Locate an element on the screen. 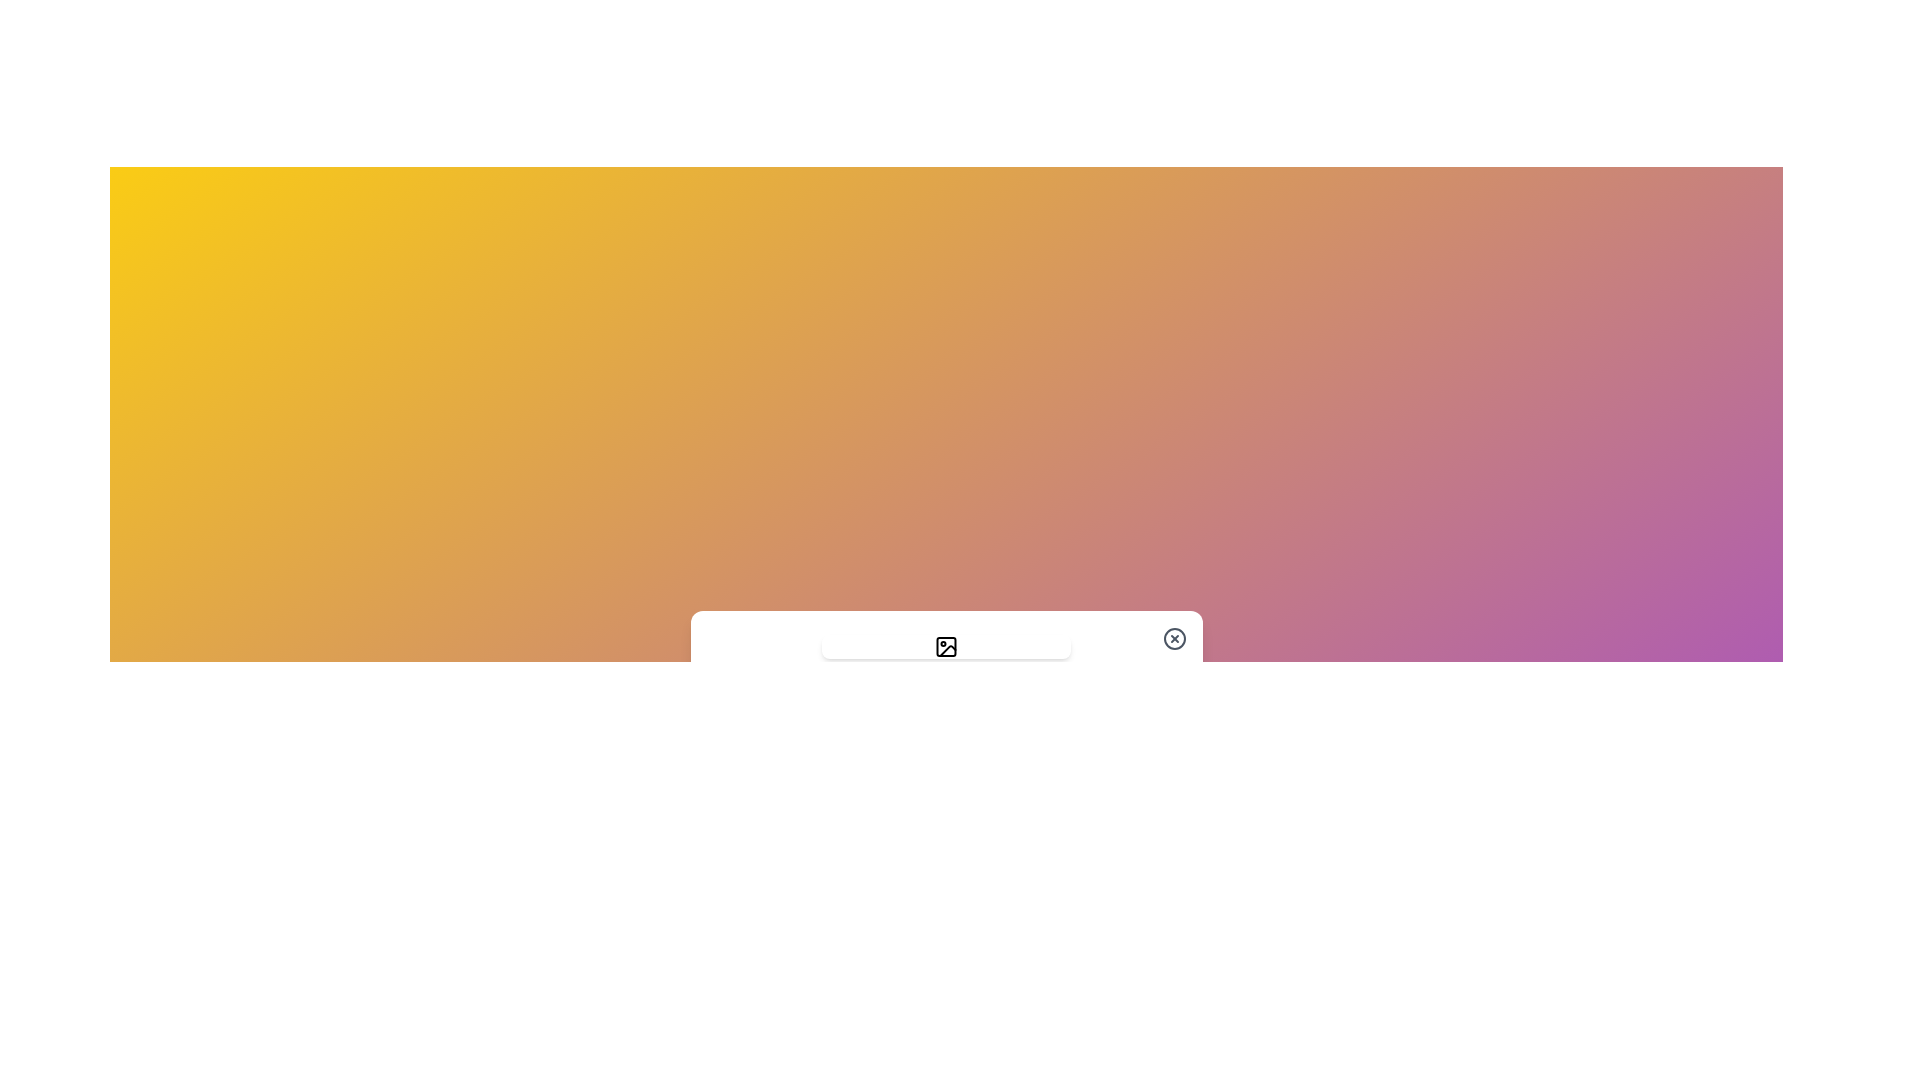 The height and width of the screenshot is (1080, 1920). the leftward-pointing chevron button, which is styled with a gray tone and changes to a darker shade on hover, located on the left side of a white panel is located at coordinates (725, 677).